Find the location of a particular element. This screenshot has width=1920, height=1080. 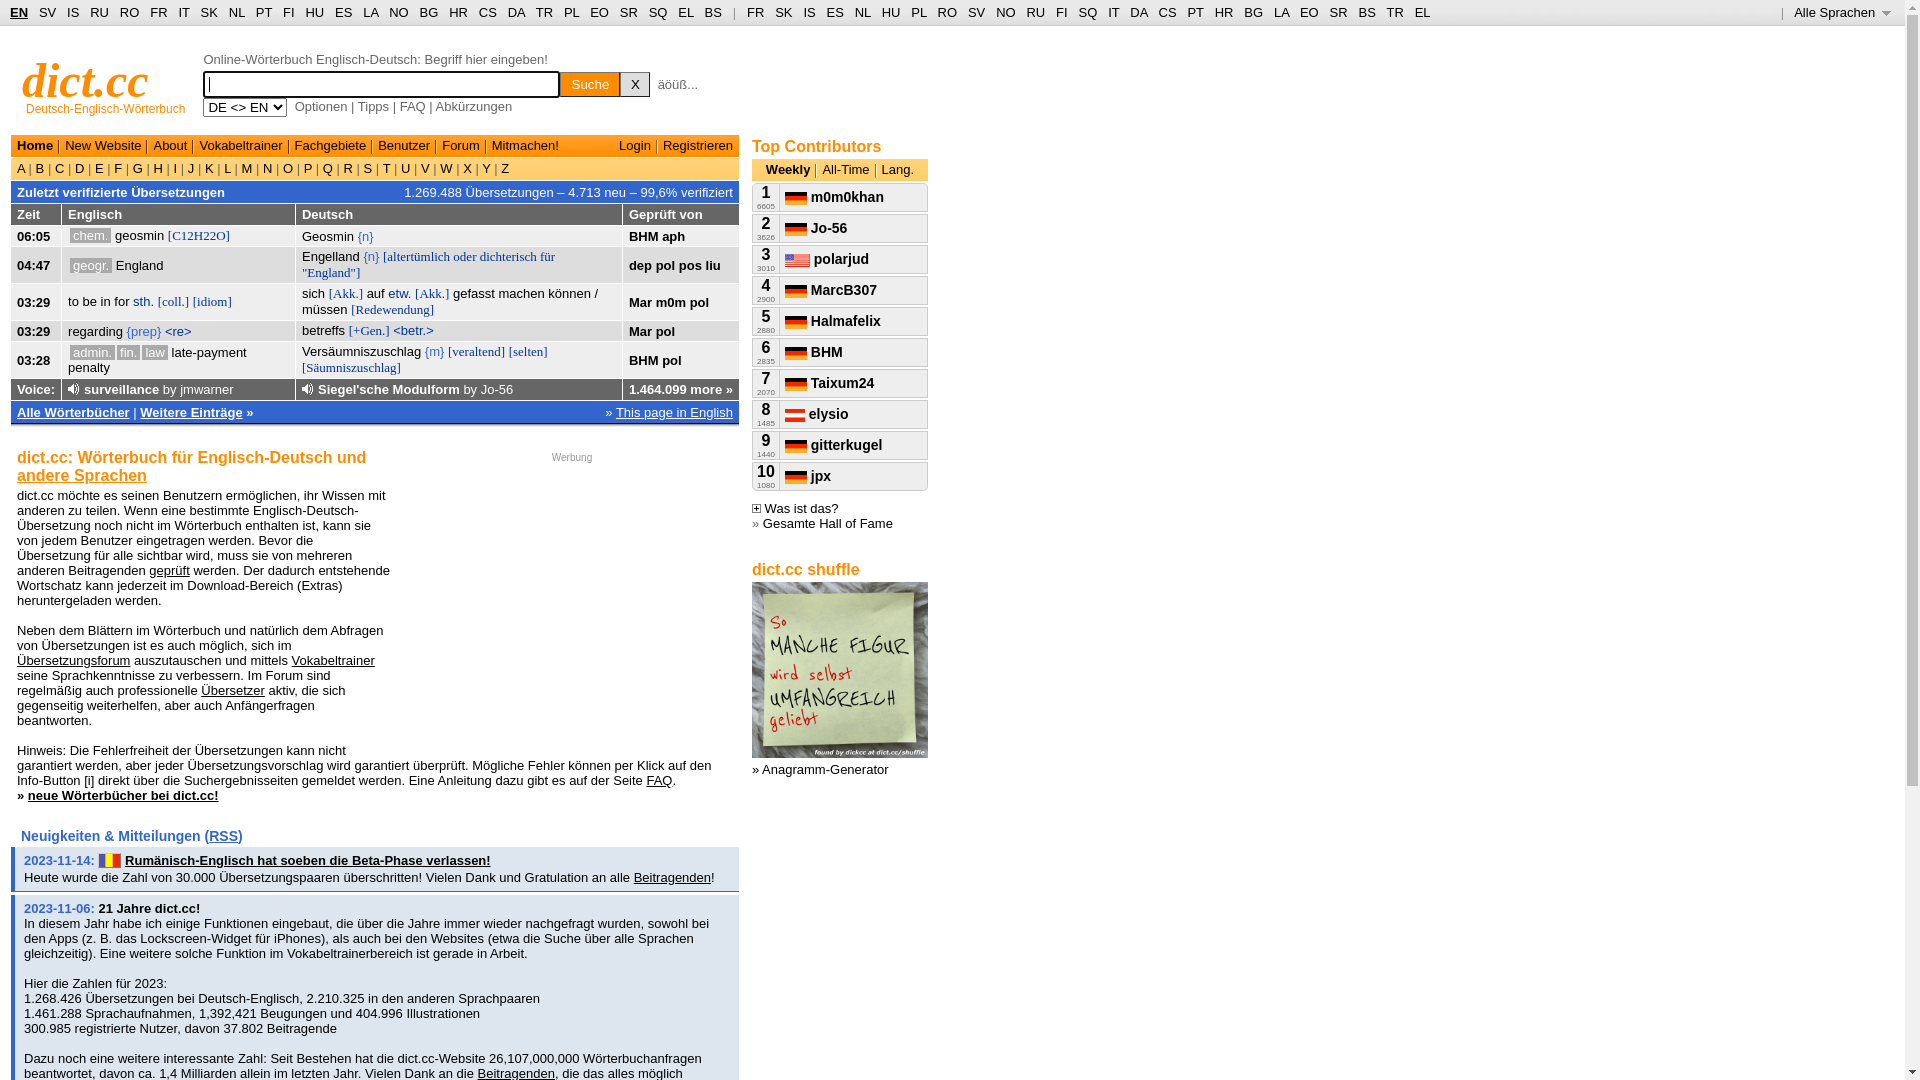

'C' is located at coordinates (59, 167).